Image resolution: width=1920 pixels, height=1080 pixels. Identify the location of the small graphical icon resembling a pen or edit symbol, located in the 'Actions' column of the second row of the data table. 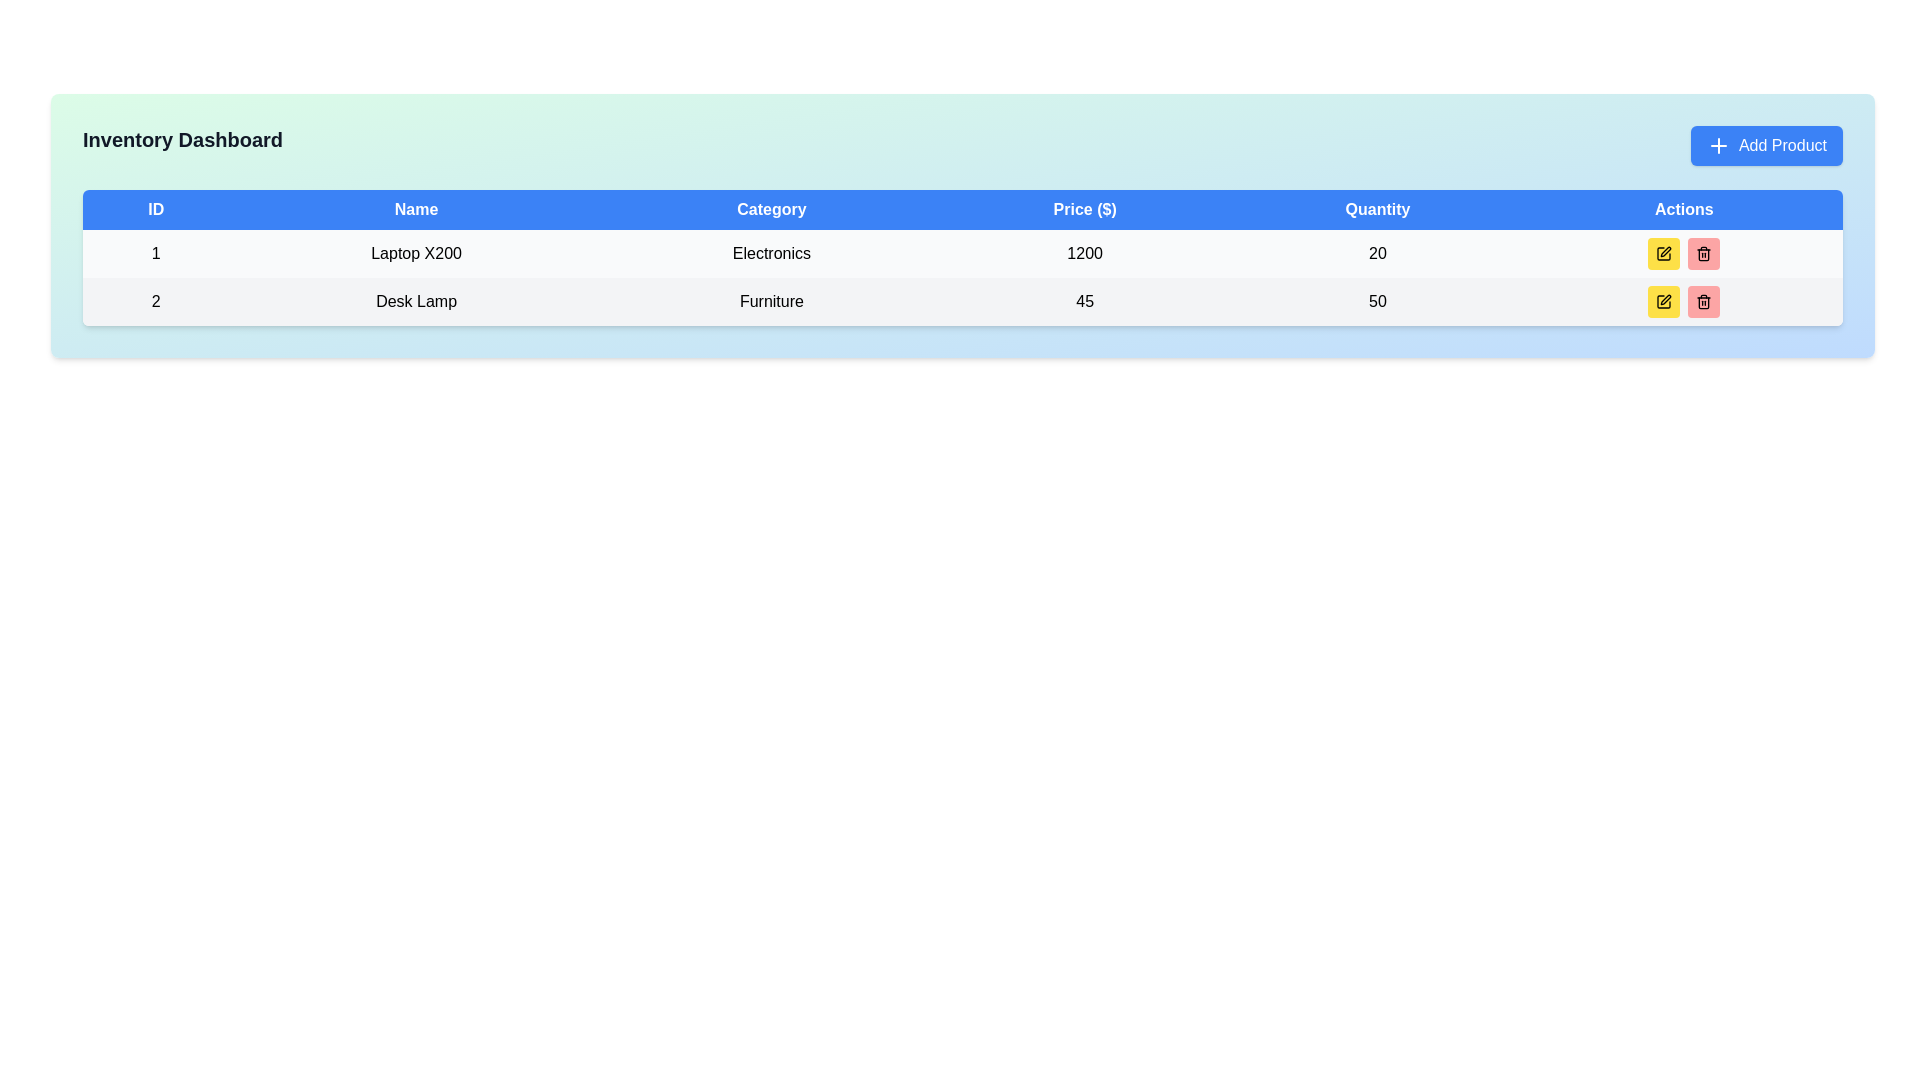
(1666, 300).